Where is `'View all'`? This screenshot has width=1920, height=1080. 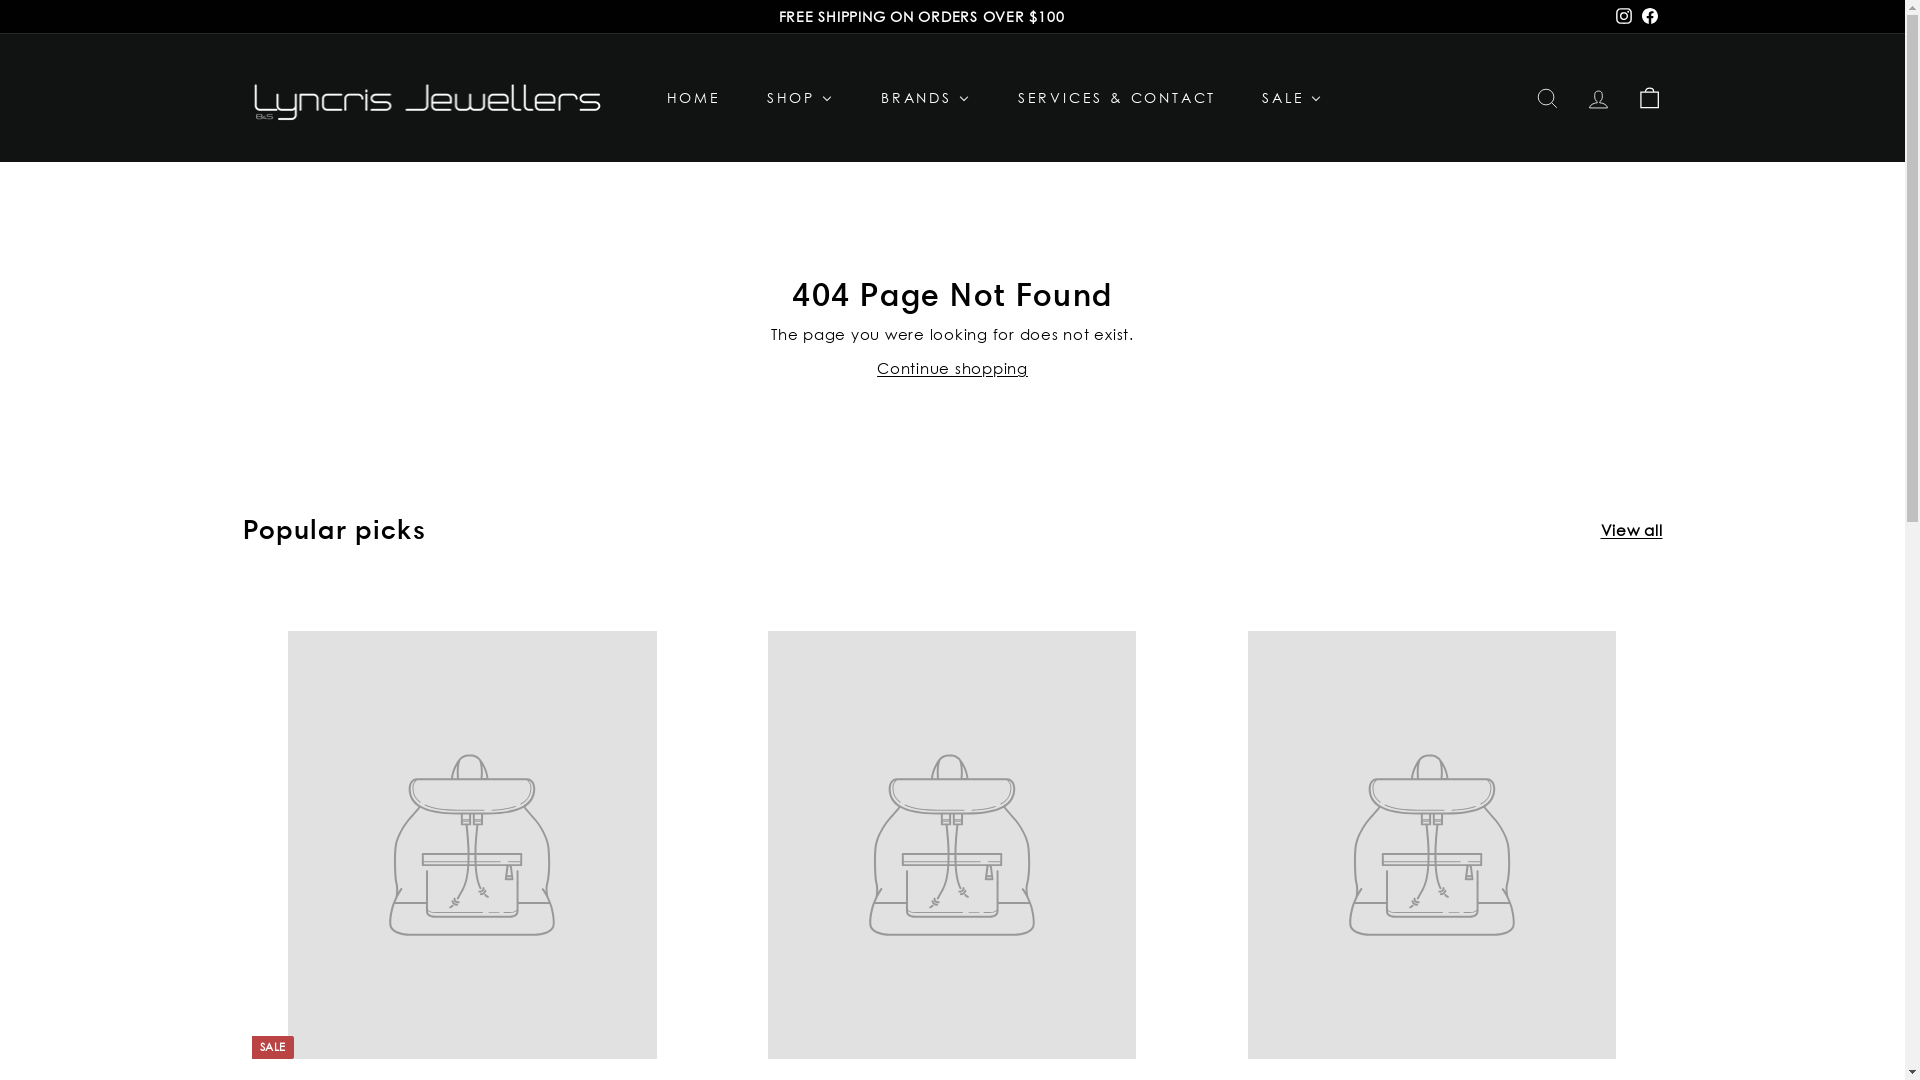
'View all' is located at coordinates (1631, 528).